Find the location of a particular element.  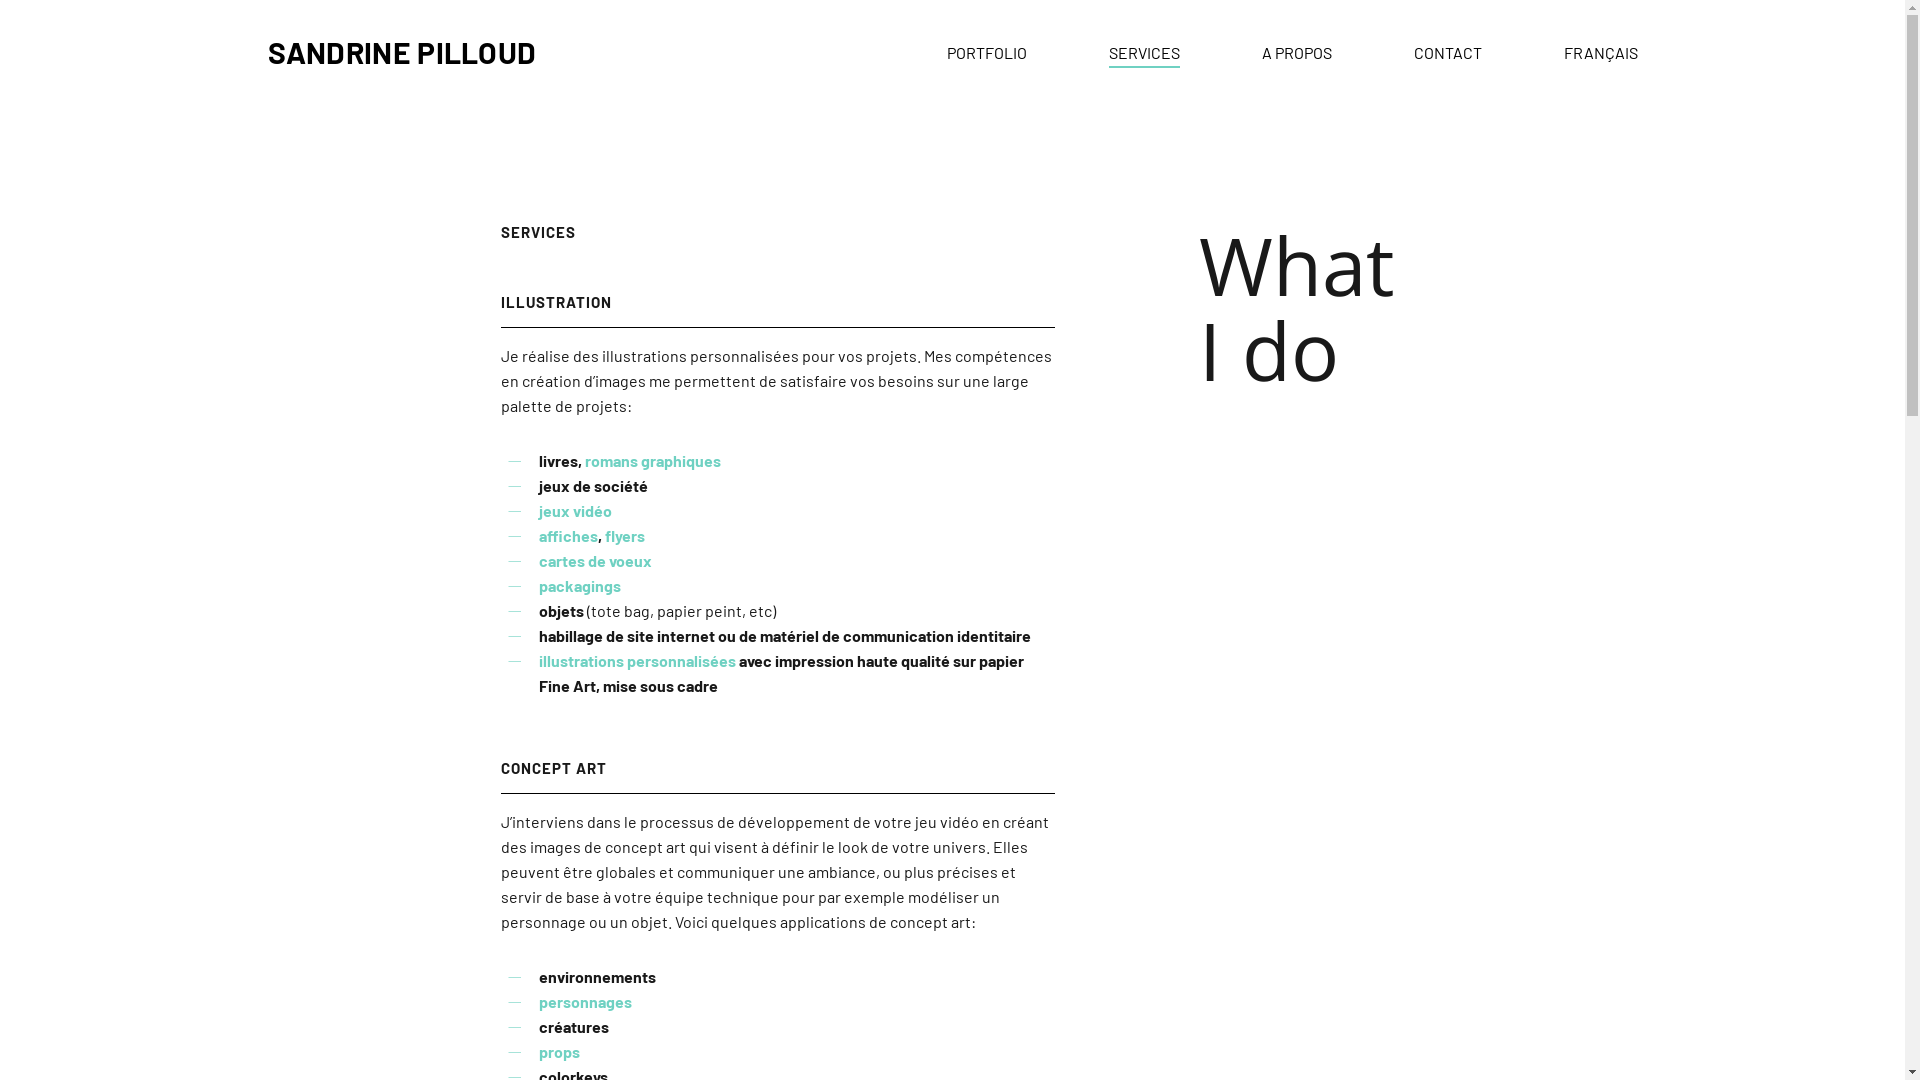

'SANDRINE PILLOUD' is located at coordinates (401, 51).